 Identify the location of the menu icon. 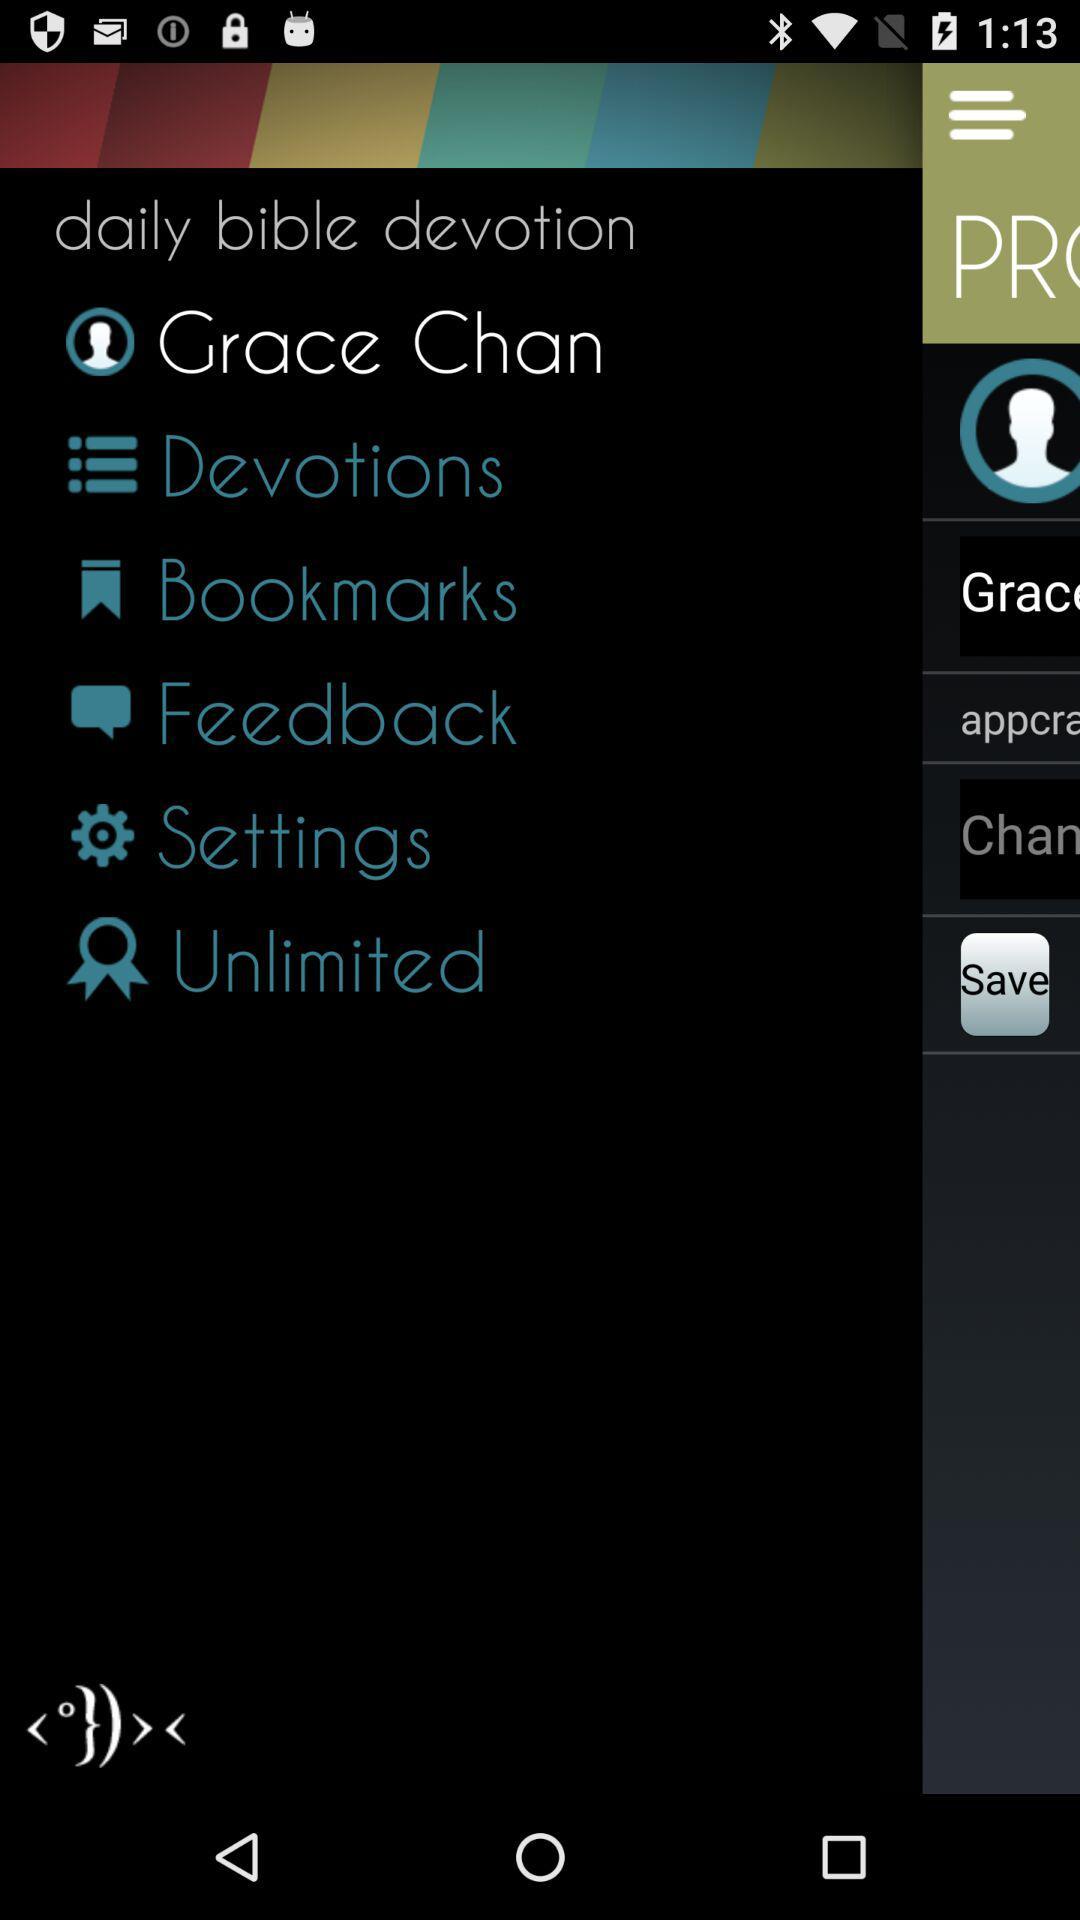
(973, 122).